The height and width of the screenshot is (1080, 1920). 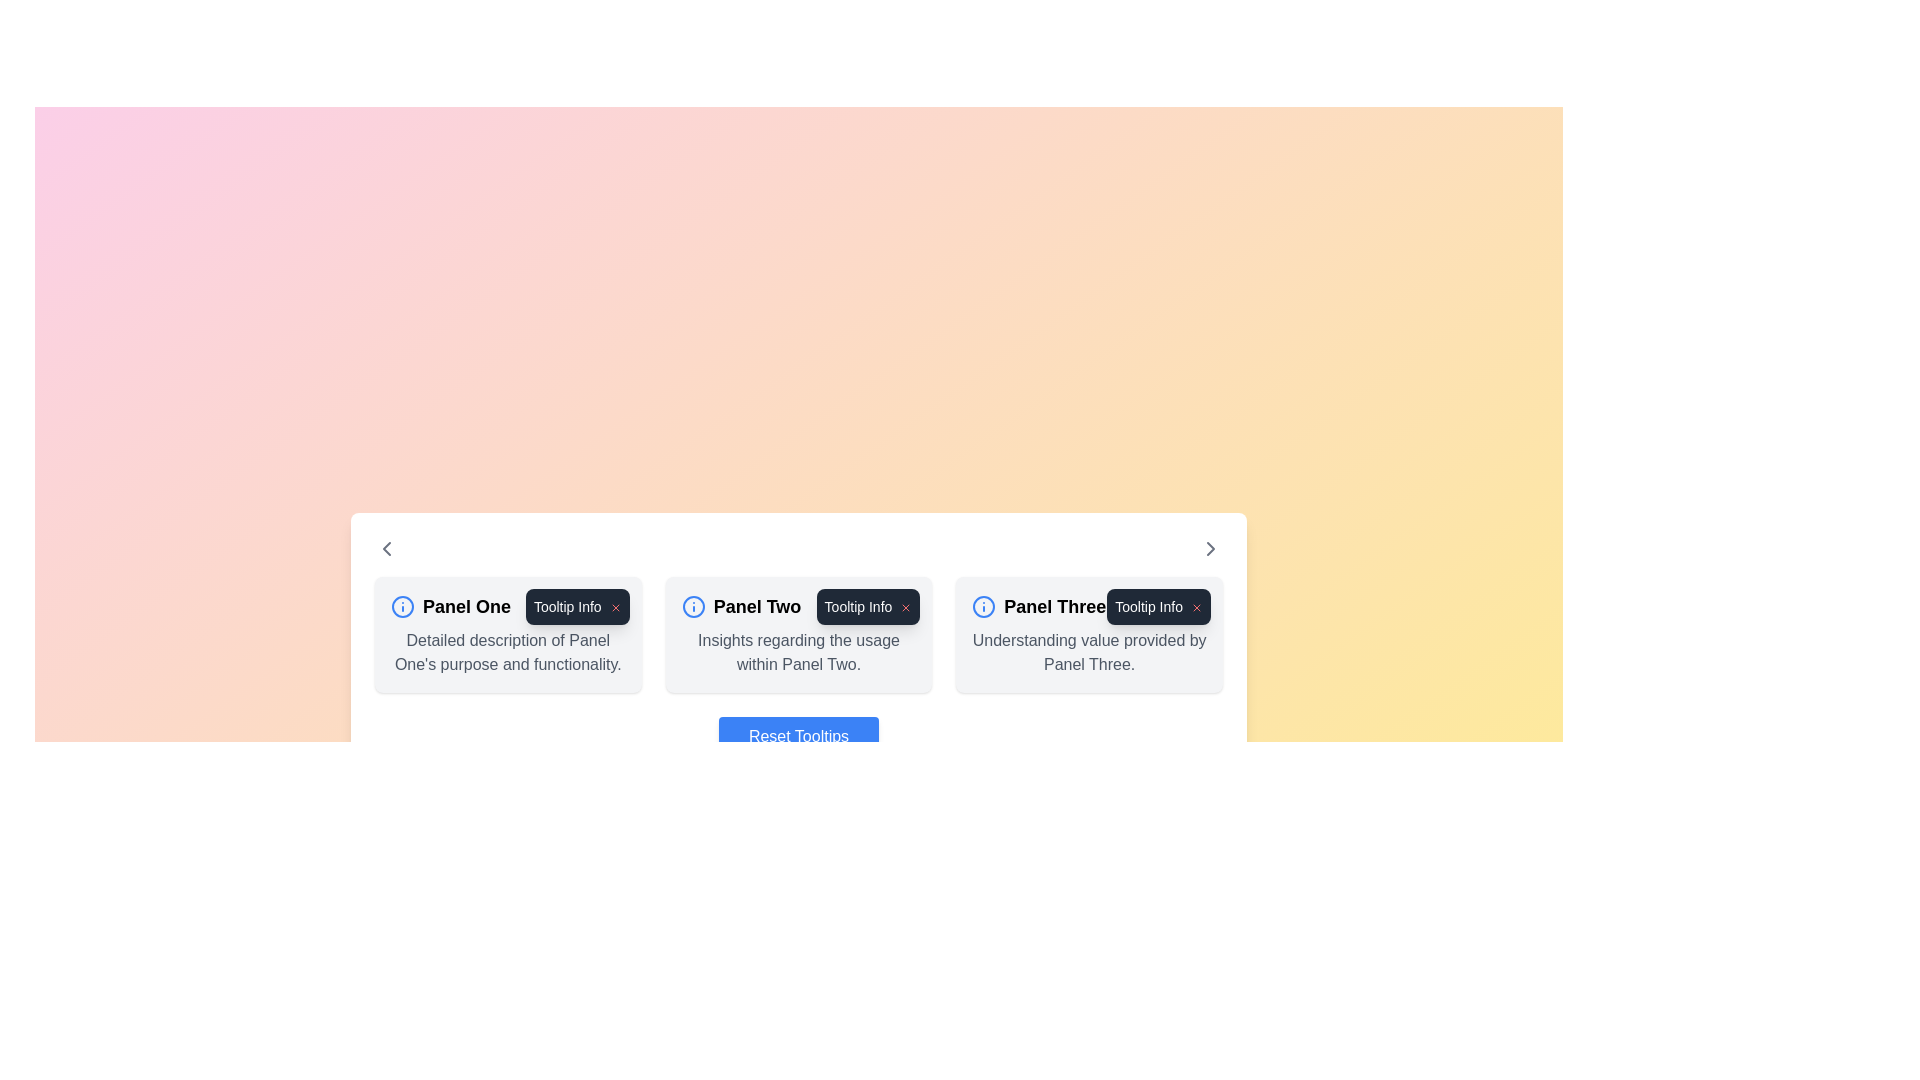 I want to click on the navigational icon located to the left of the panel area, so click(x=387, y=548).